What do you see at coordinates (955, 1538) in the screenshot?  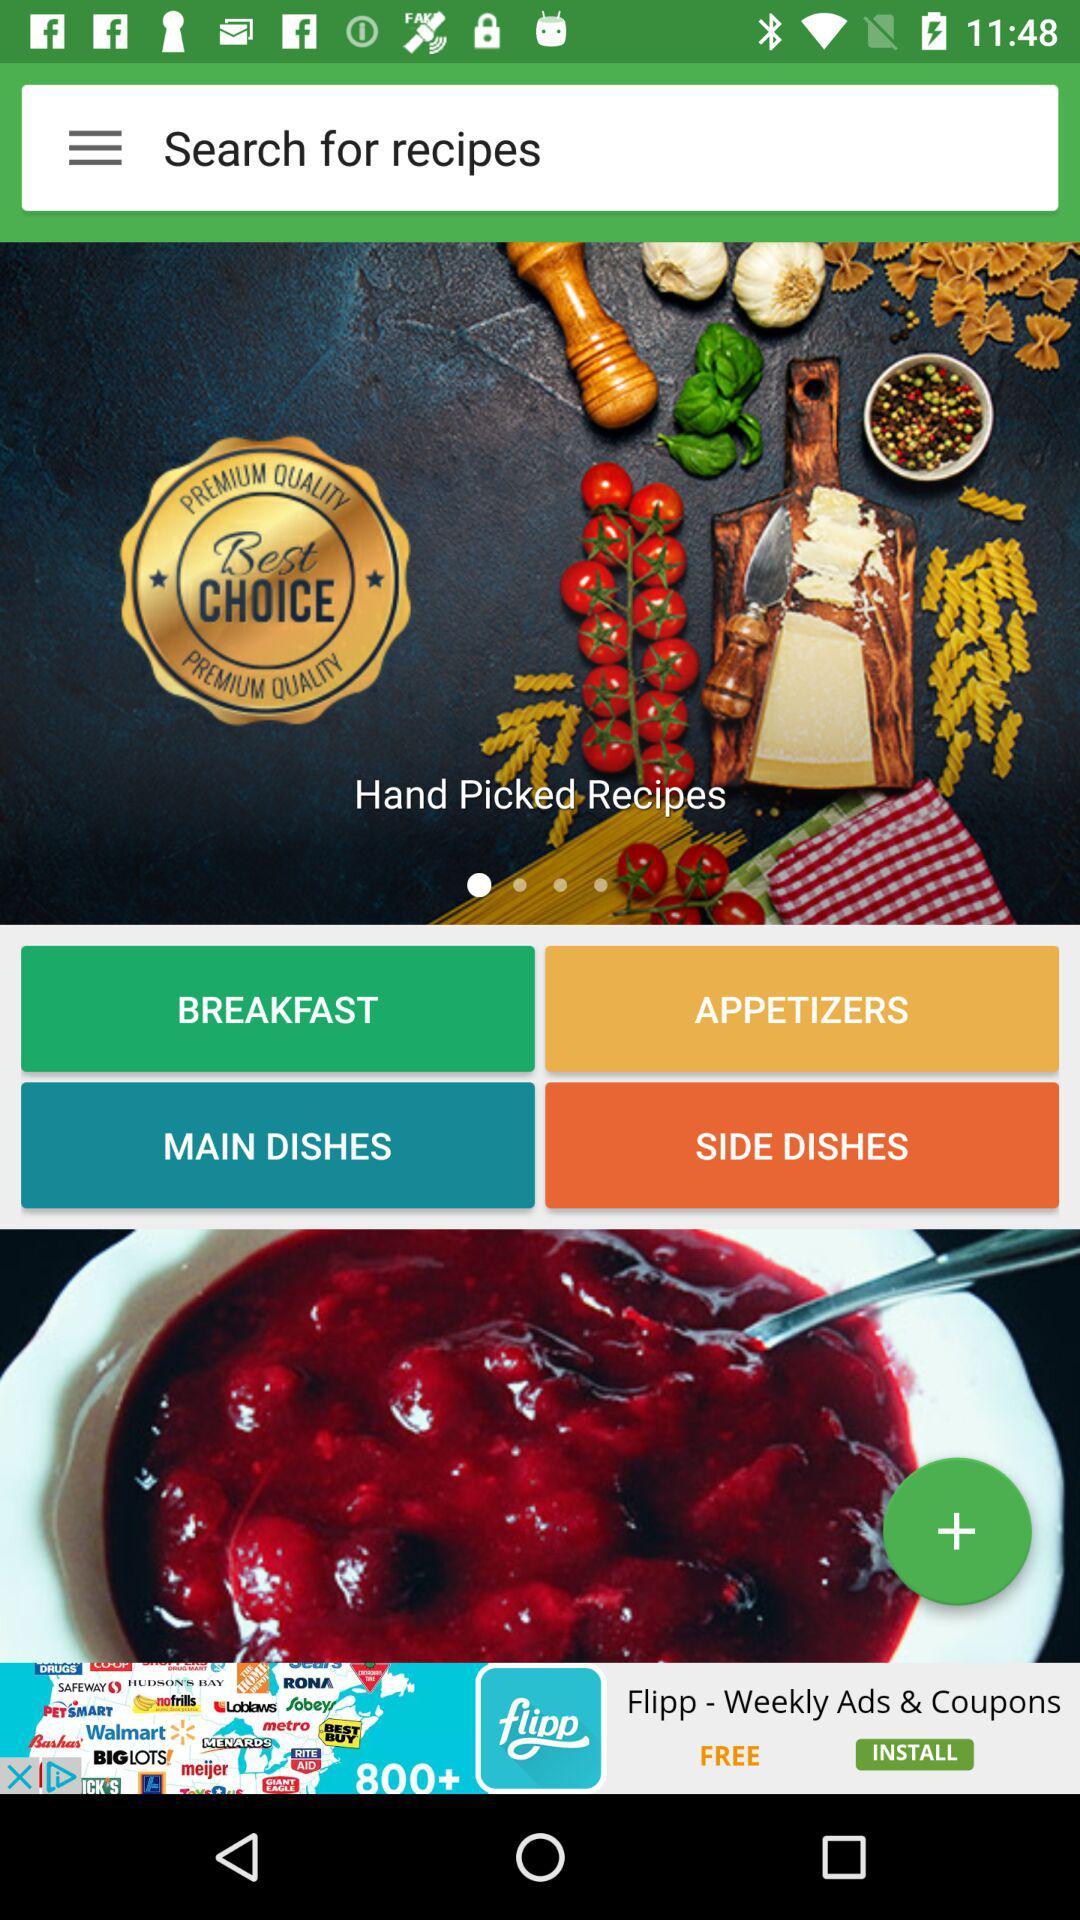 I see `the add icon` at bounding box center [955, 1538].